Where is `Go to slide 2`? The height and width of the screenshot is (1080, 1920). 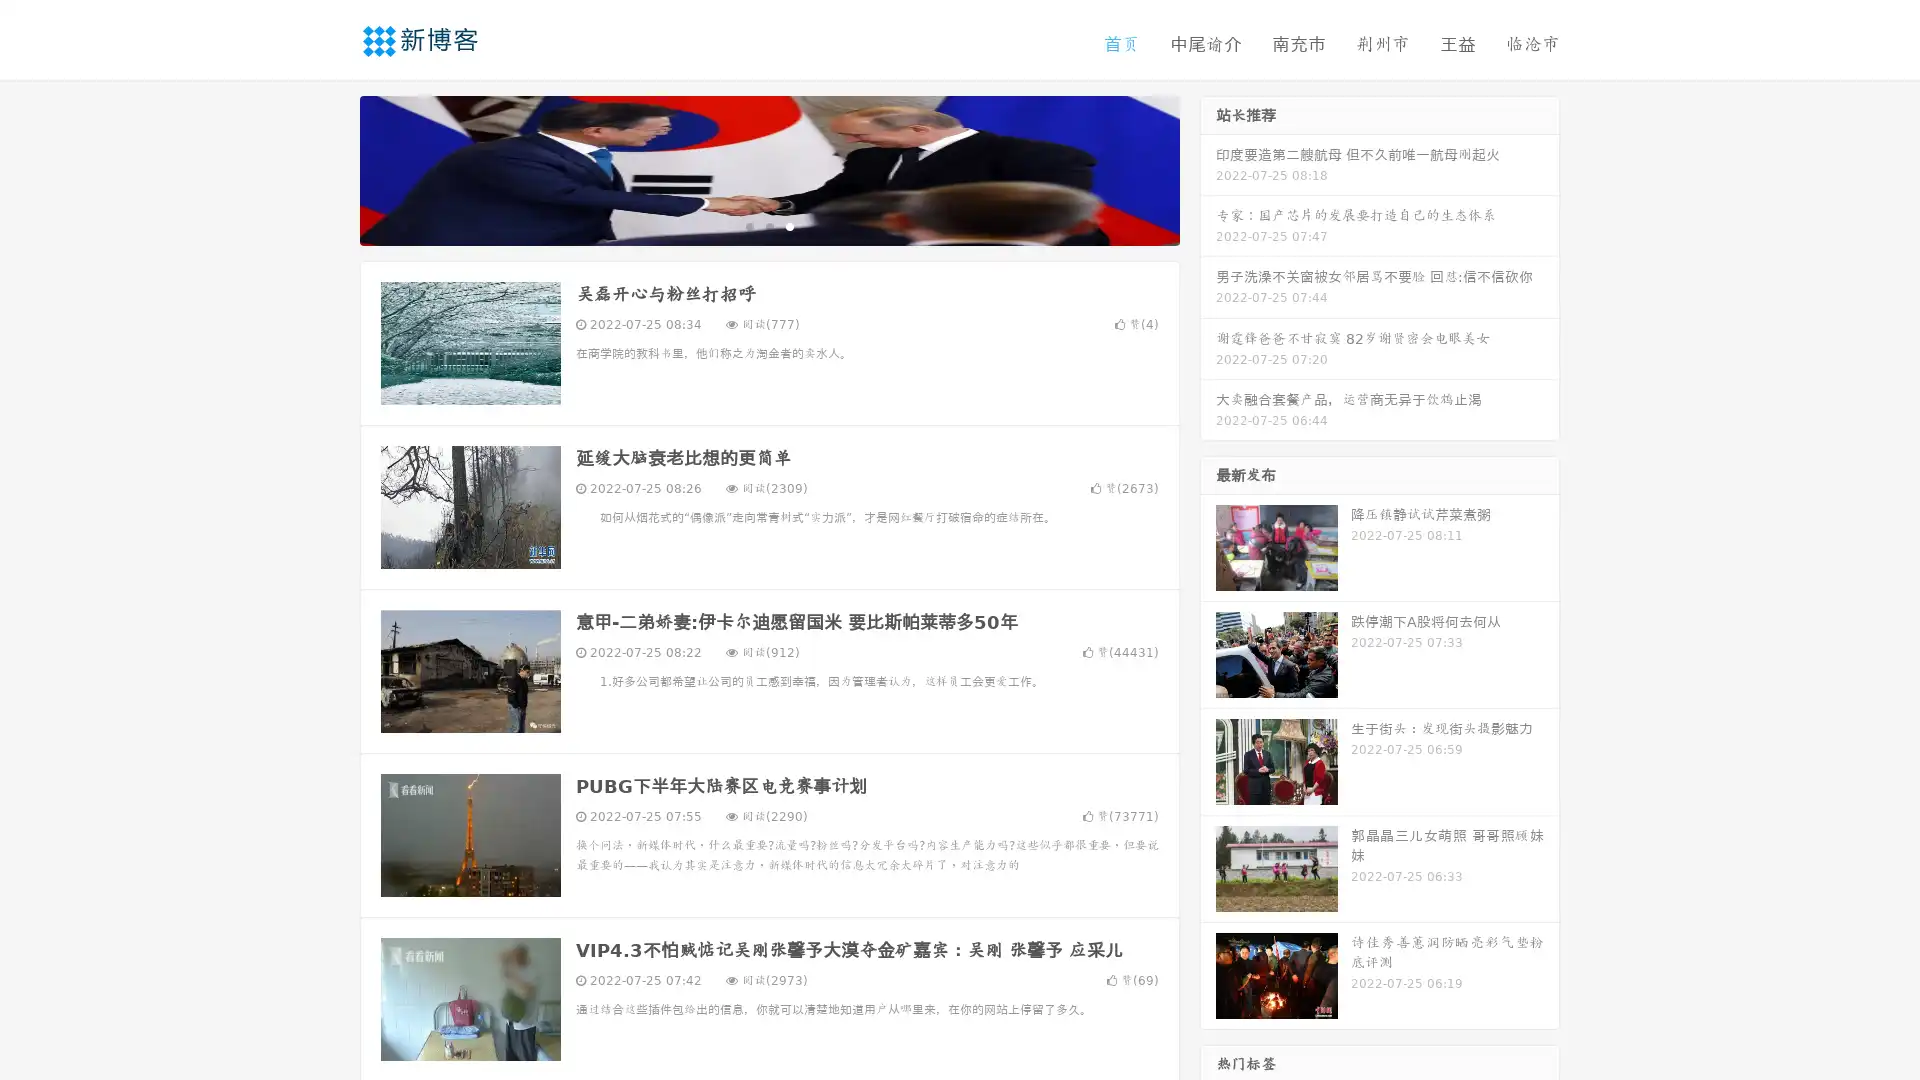
Go to slide 2 is located at coordinates (768, 225).